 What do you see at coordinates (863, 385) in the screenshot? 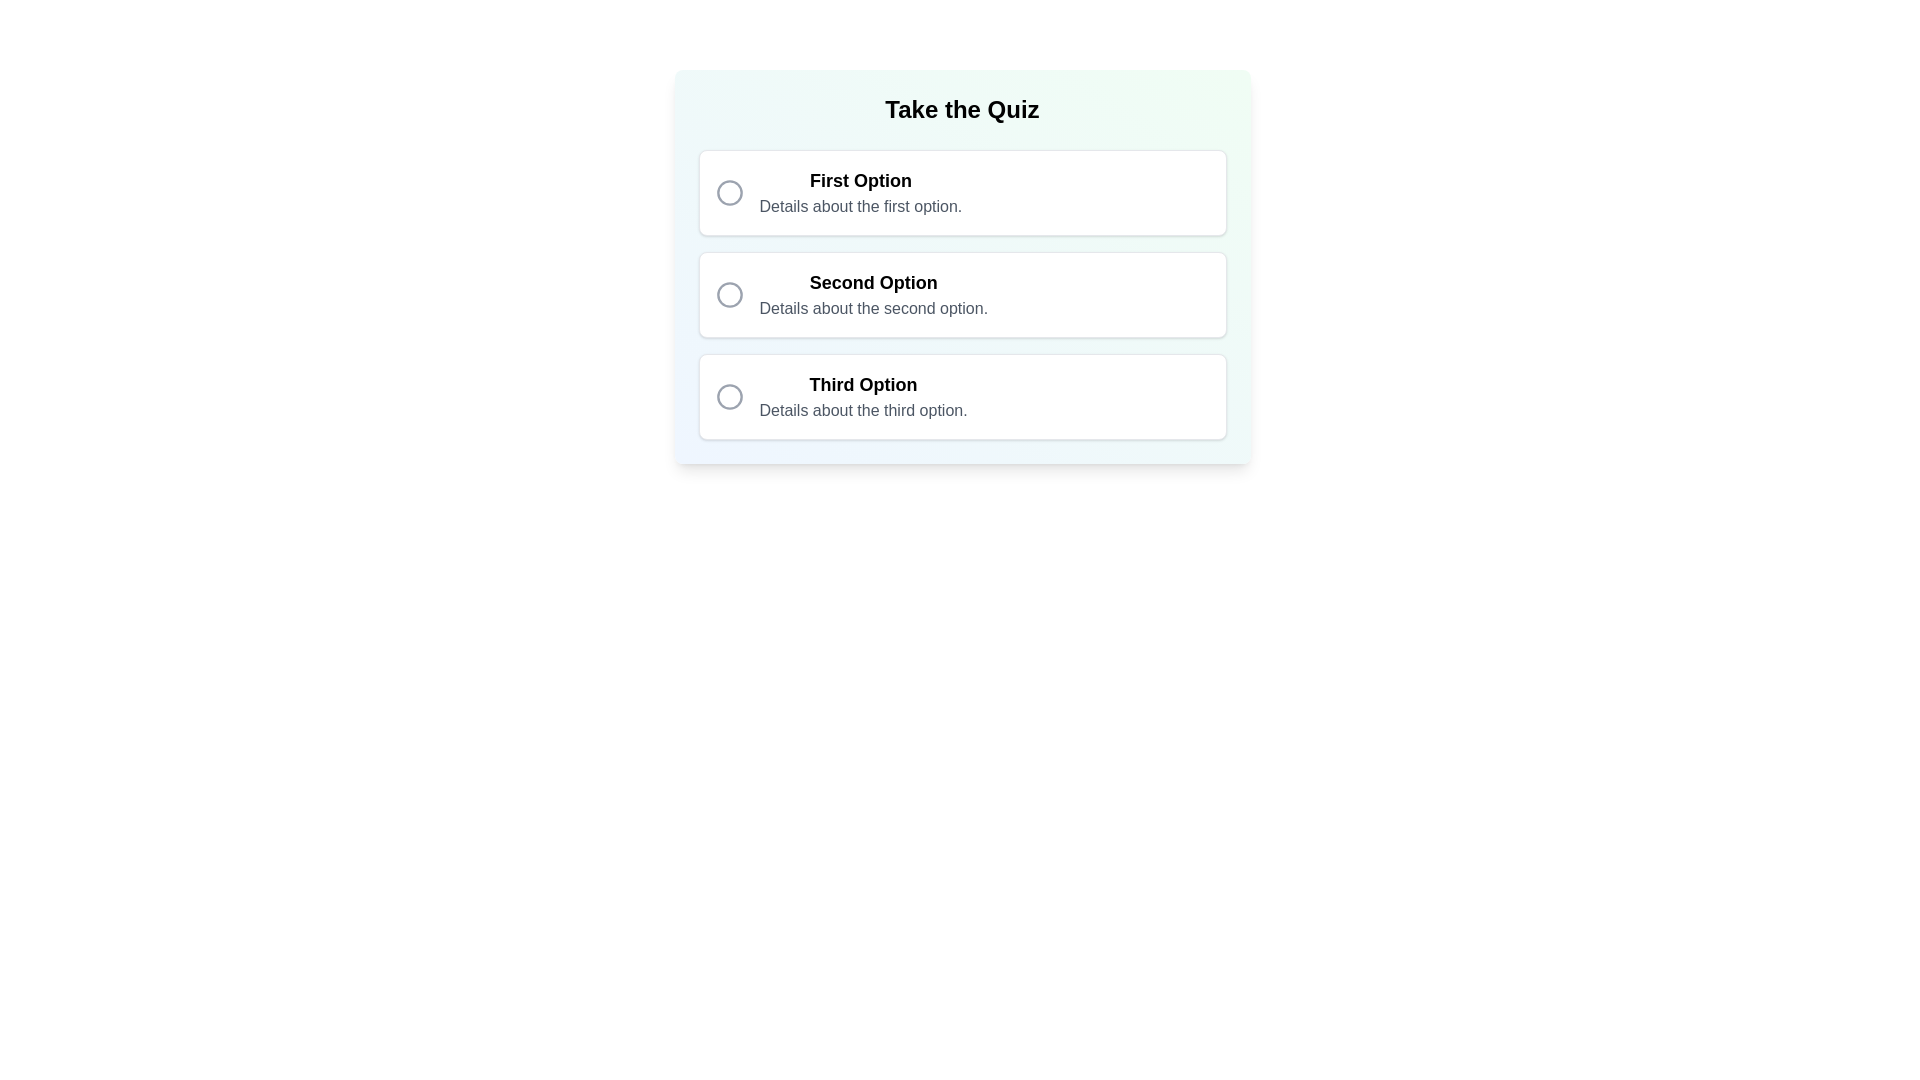
I see `the bold text label reading 'Third Option' in the quiz interface, which is styled with a larger font size and located within a white background card` at bounding box center [863, 385].